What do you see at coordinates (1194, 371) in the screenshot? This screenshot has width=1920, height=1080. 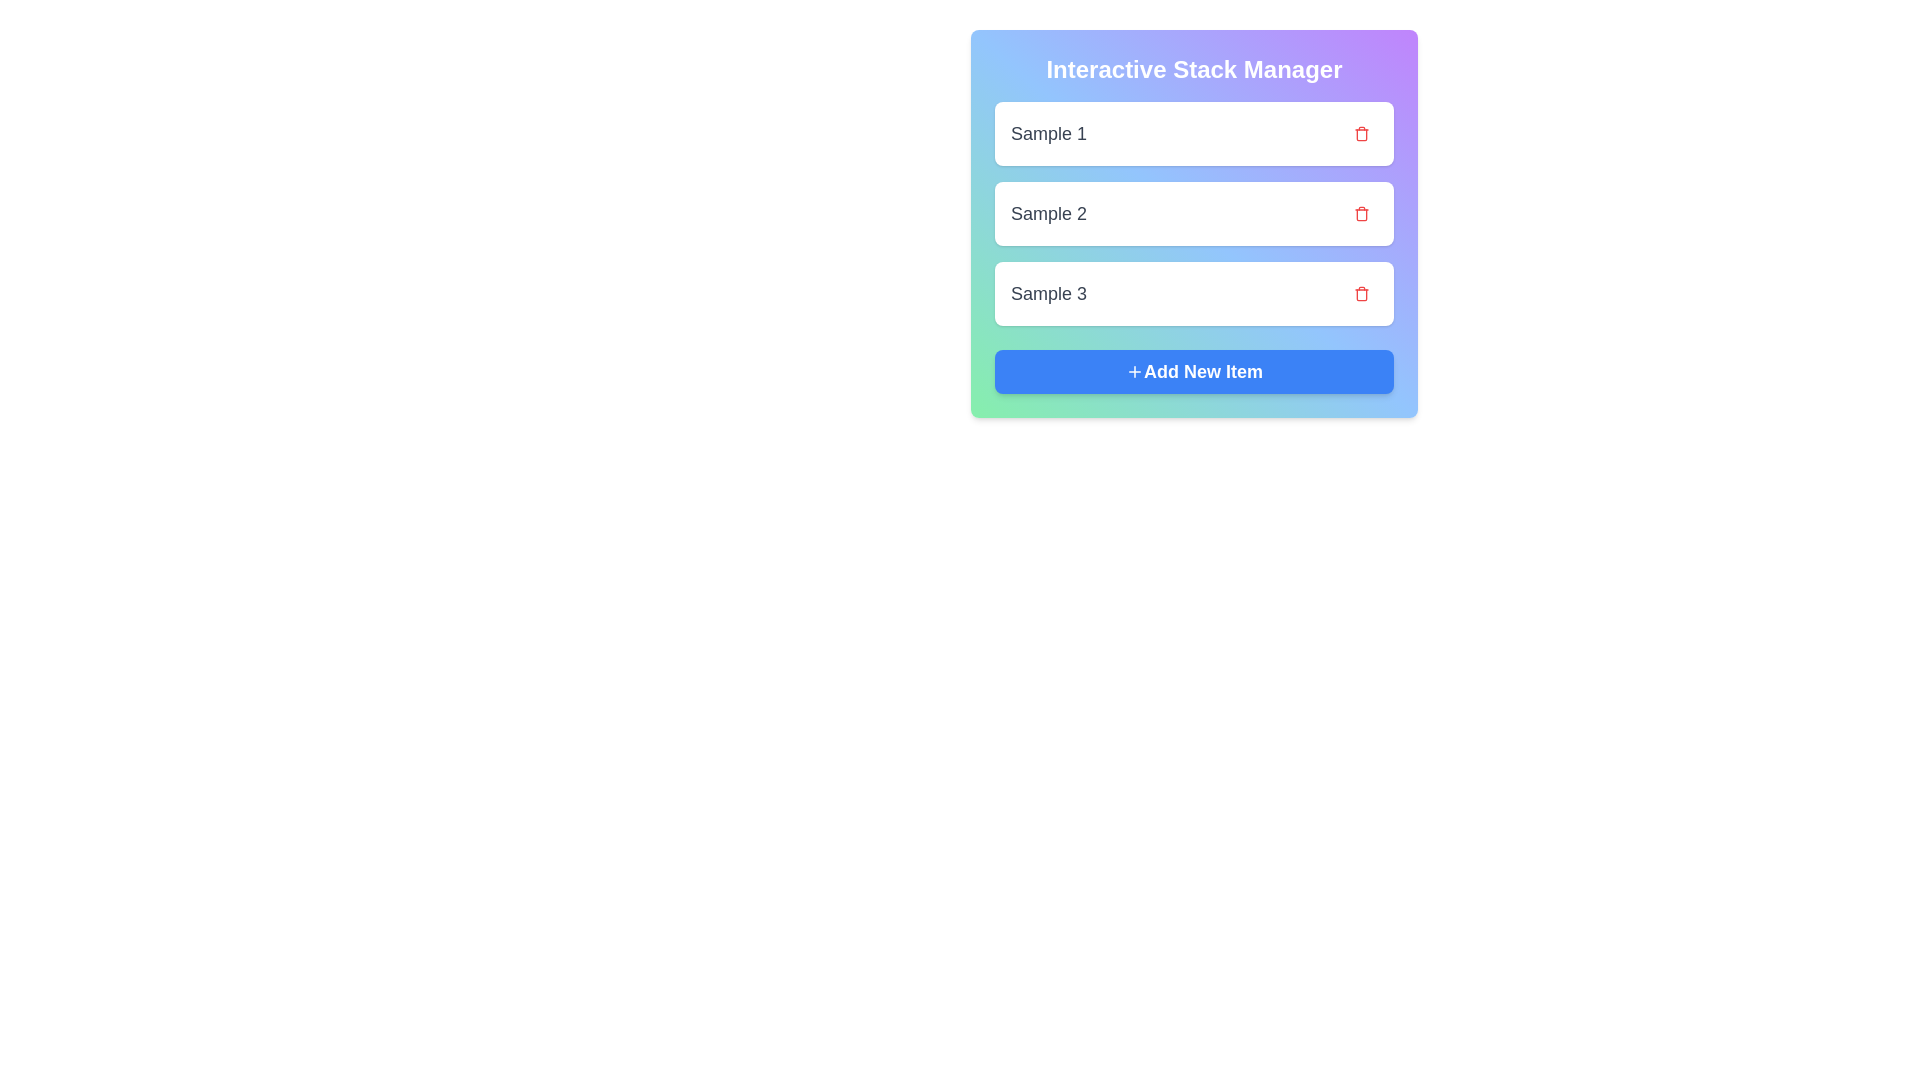 I see `the button located at the bottom of the vertically stacked interface, beneath the labeled items (Sample 1, Sample 2, Sample 3) with a gradient background transitioning from green to purple` at bounding box center [1194, 371].